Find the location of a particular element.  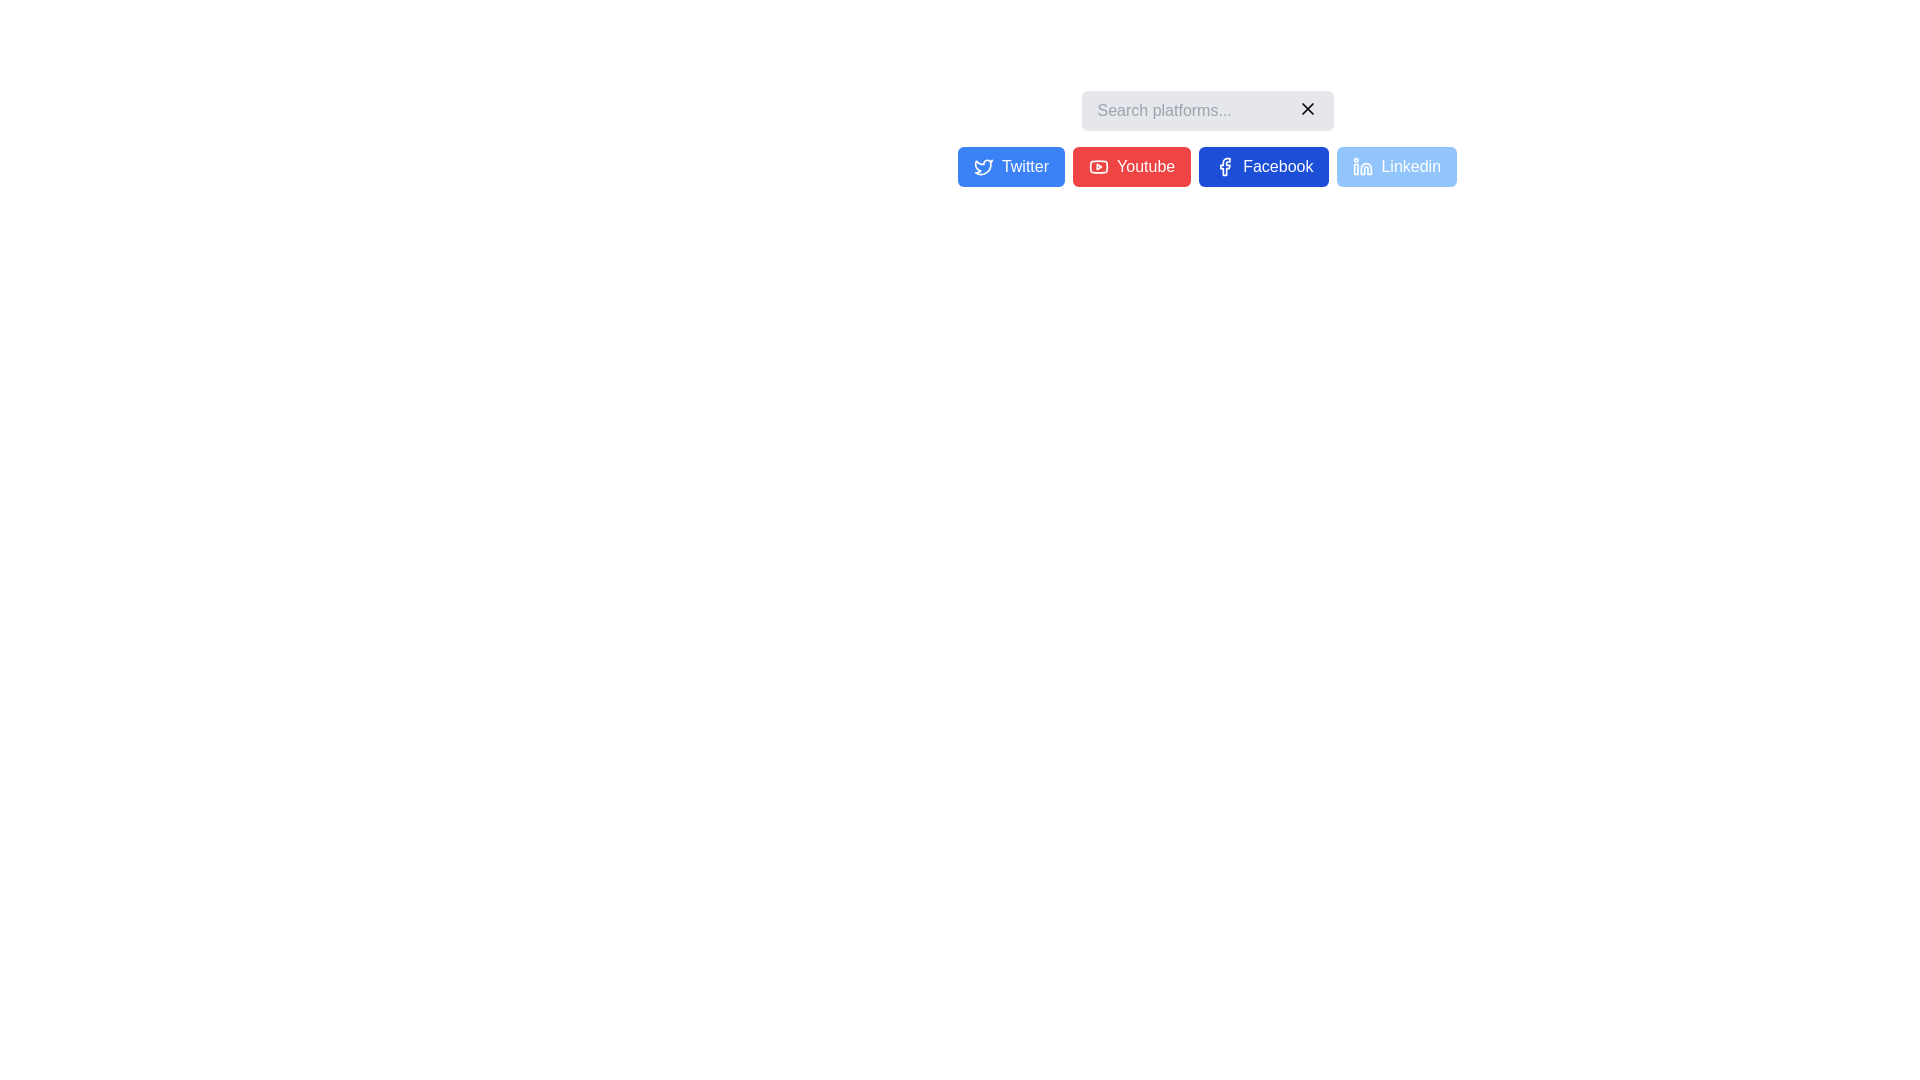

the first icon button in the row of social media buttons is located at coordinates (983, 166).